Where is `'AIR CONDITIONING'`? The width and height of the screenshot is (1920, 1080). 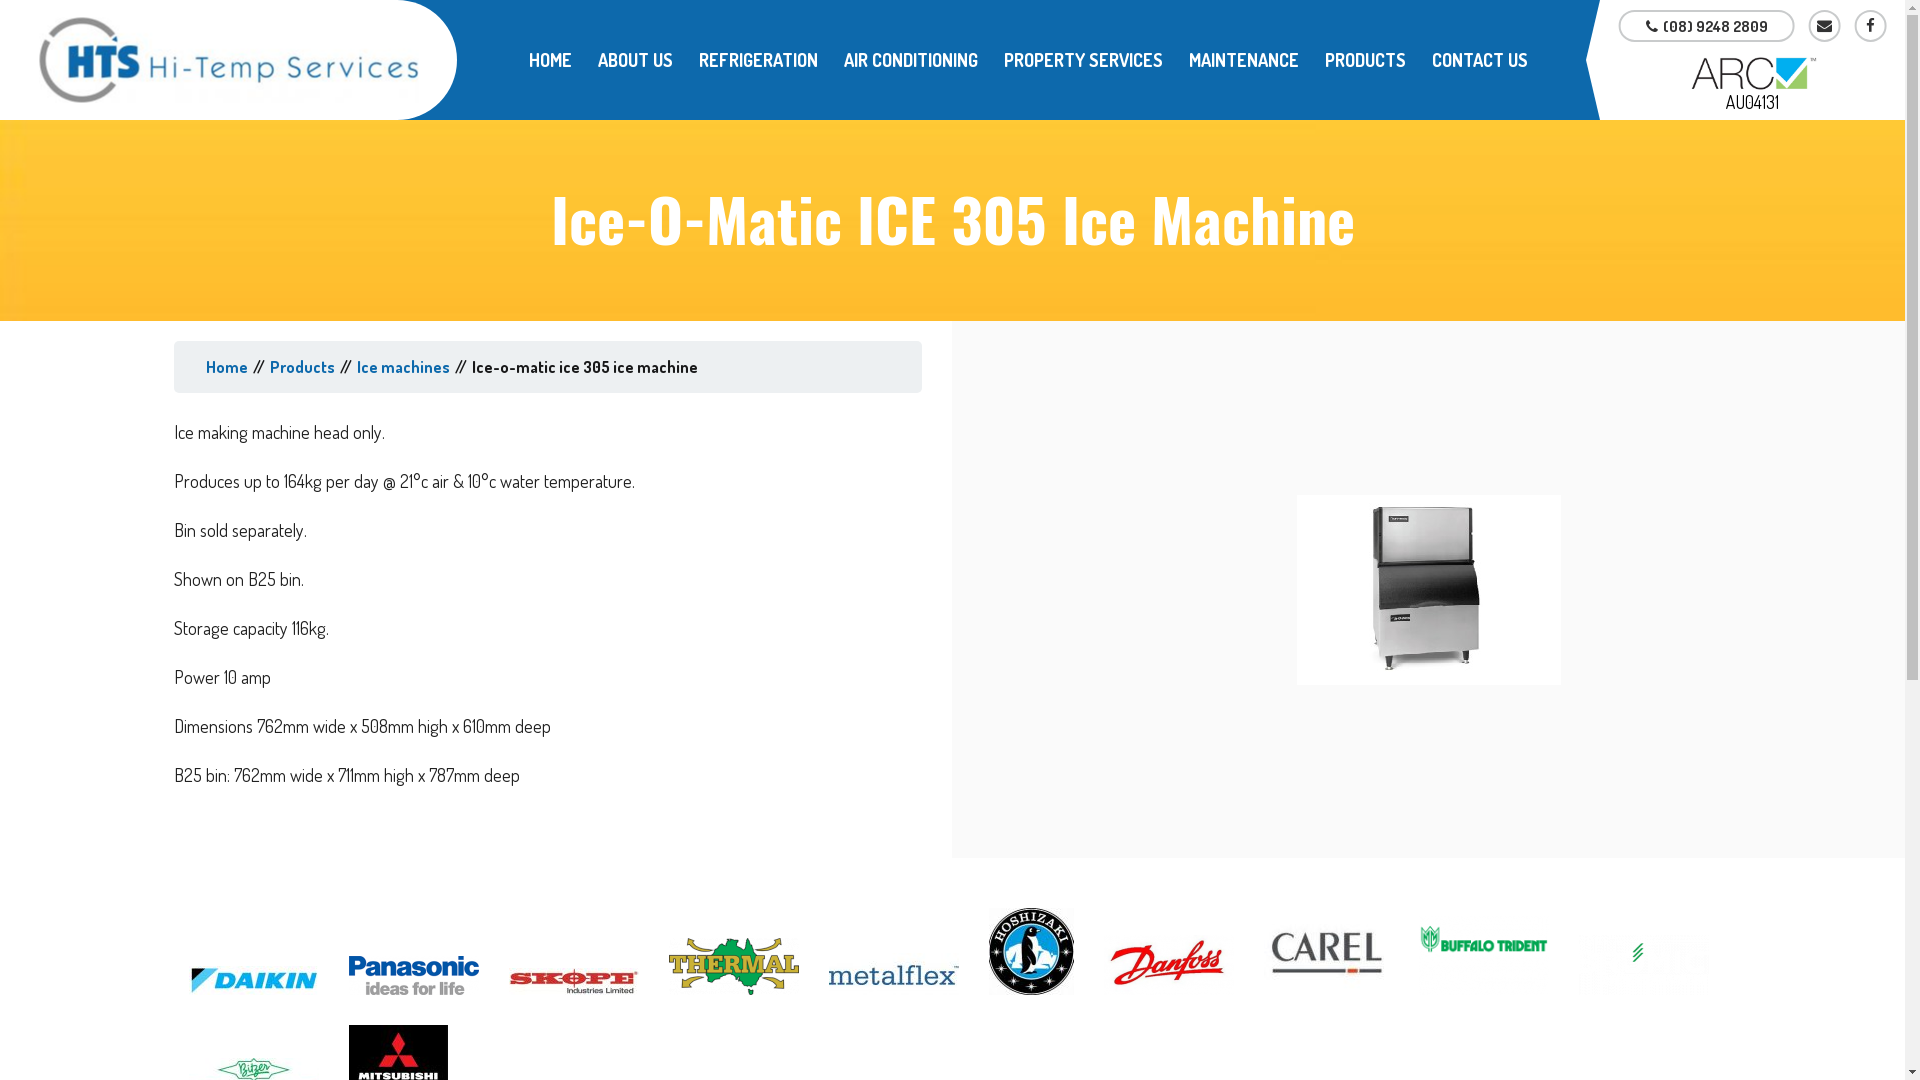
'AIR CONDITIONING' is located at coordinates (910, 59).